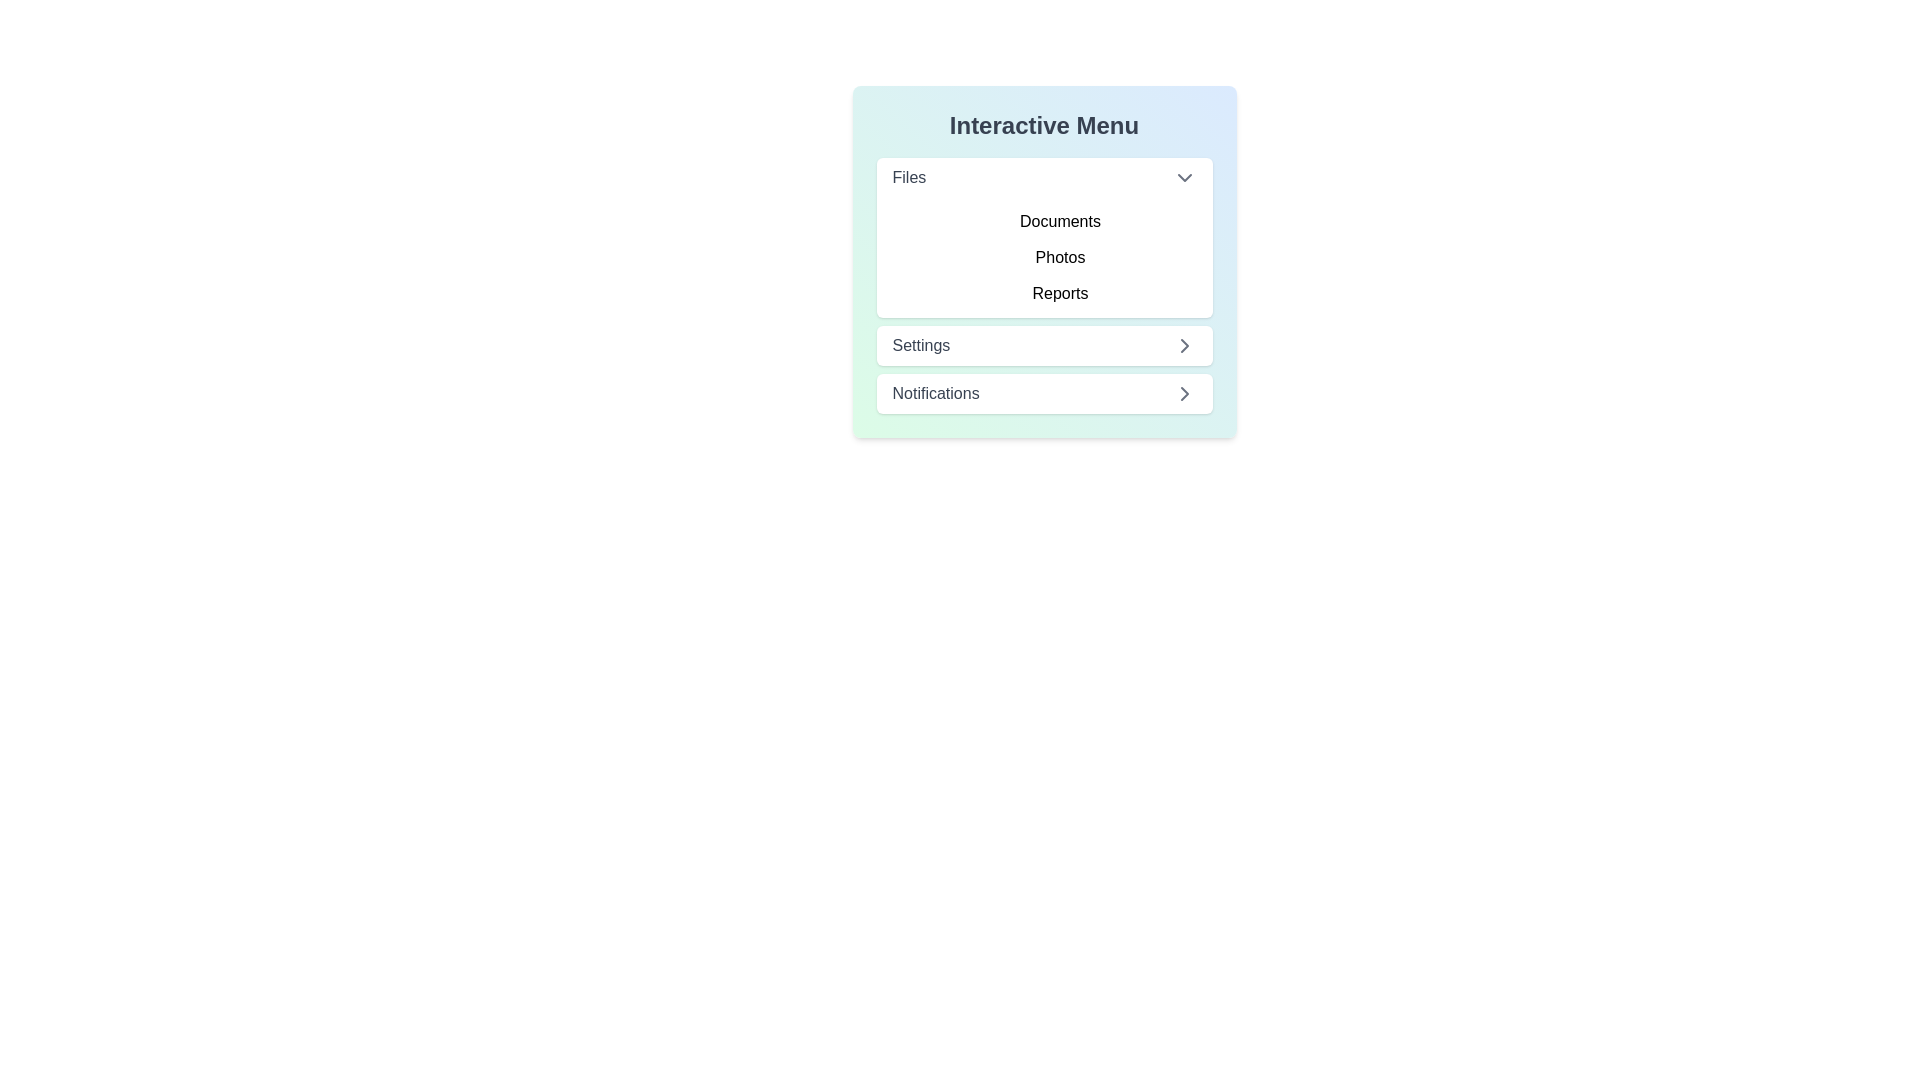 The height and width of the screenshot is (1080, 1920). Describe the element at coordinates (1184, 345) in the screenshot. I see `the icon located immediately to the right of the 'Settings' text label in the 'Interactive Menu'` at that location.